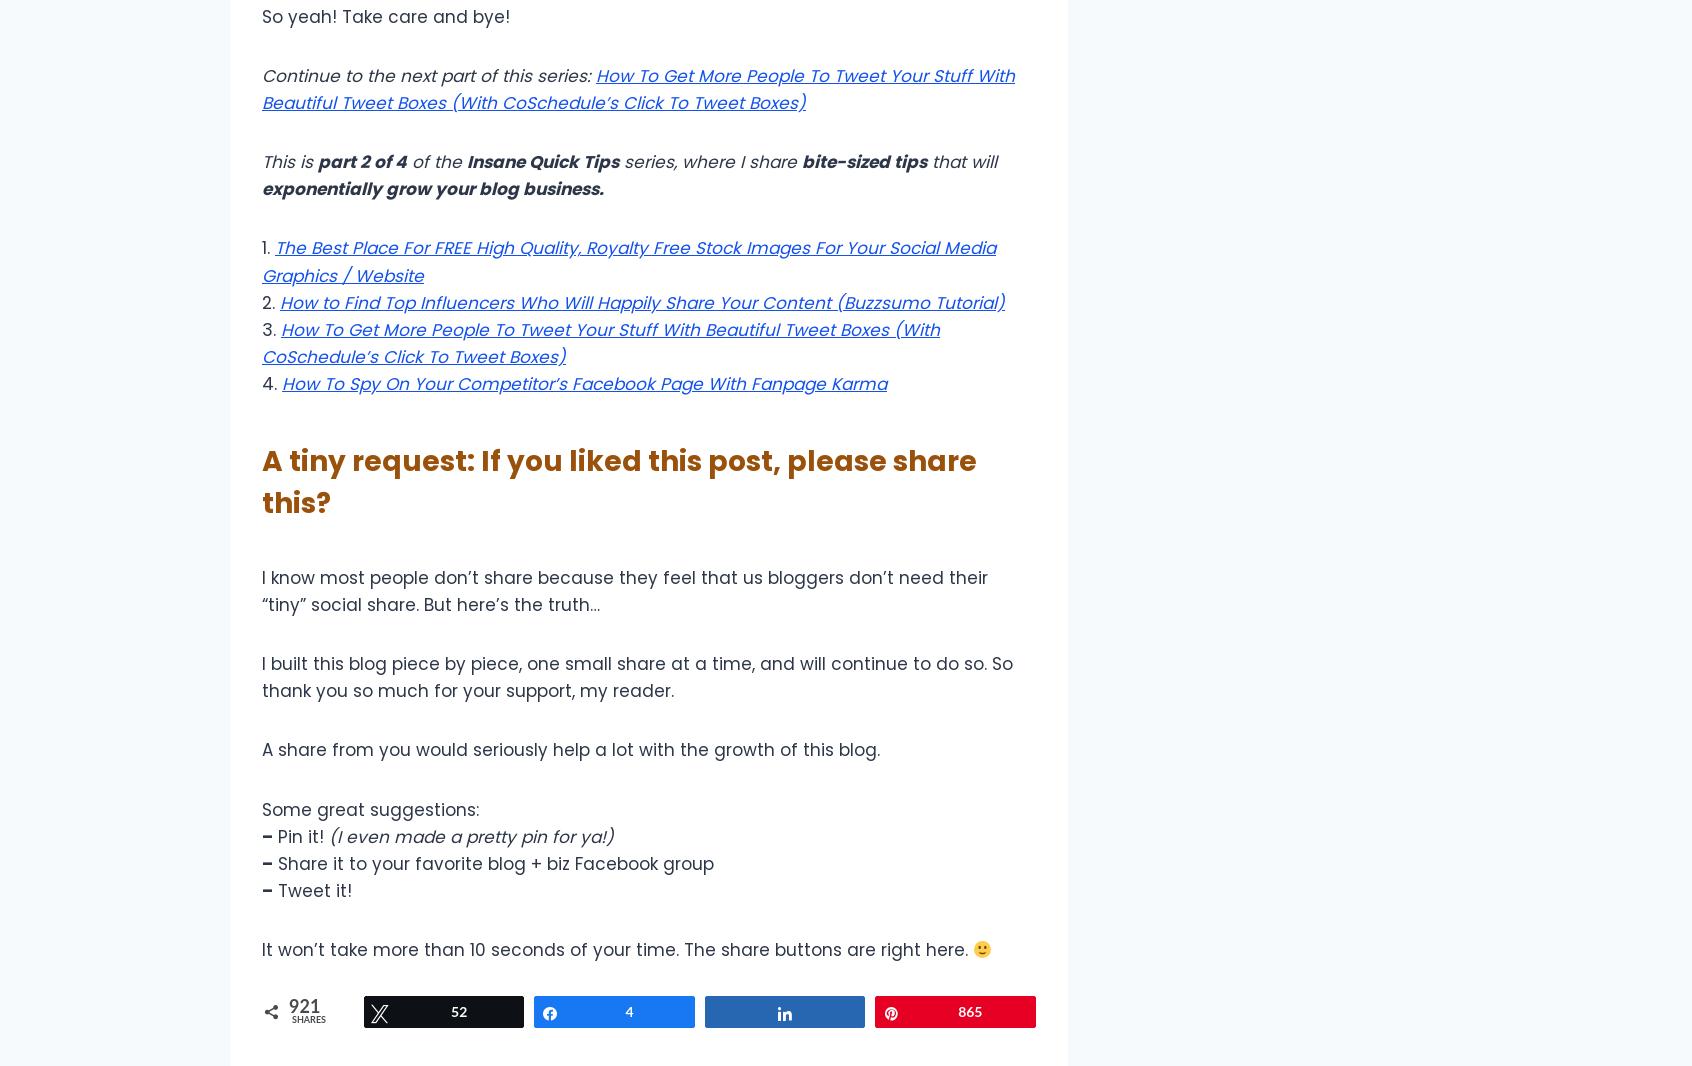  What do you see at coordinates (370, 808) in the screenshot?
I see `'Some great suggestions:'` at bounding box center [370, 808].